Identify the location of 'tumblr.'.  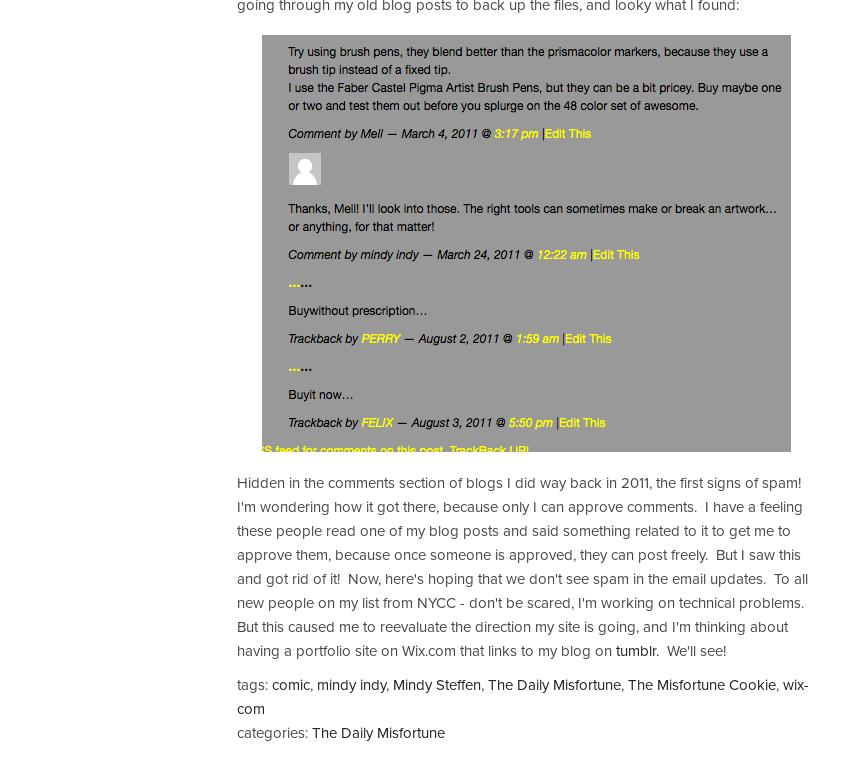
(636, 651).